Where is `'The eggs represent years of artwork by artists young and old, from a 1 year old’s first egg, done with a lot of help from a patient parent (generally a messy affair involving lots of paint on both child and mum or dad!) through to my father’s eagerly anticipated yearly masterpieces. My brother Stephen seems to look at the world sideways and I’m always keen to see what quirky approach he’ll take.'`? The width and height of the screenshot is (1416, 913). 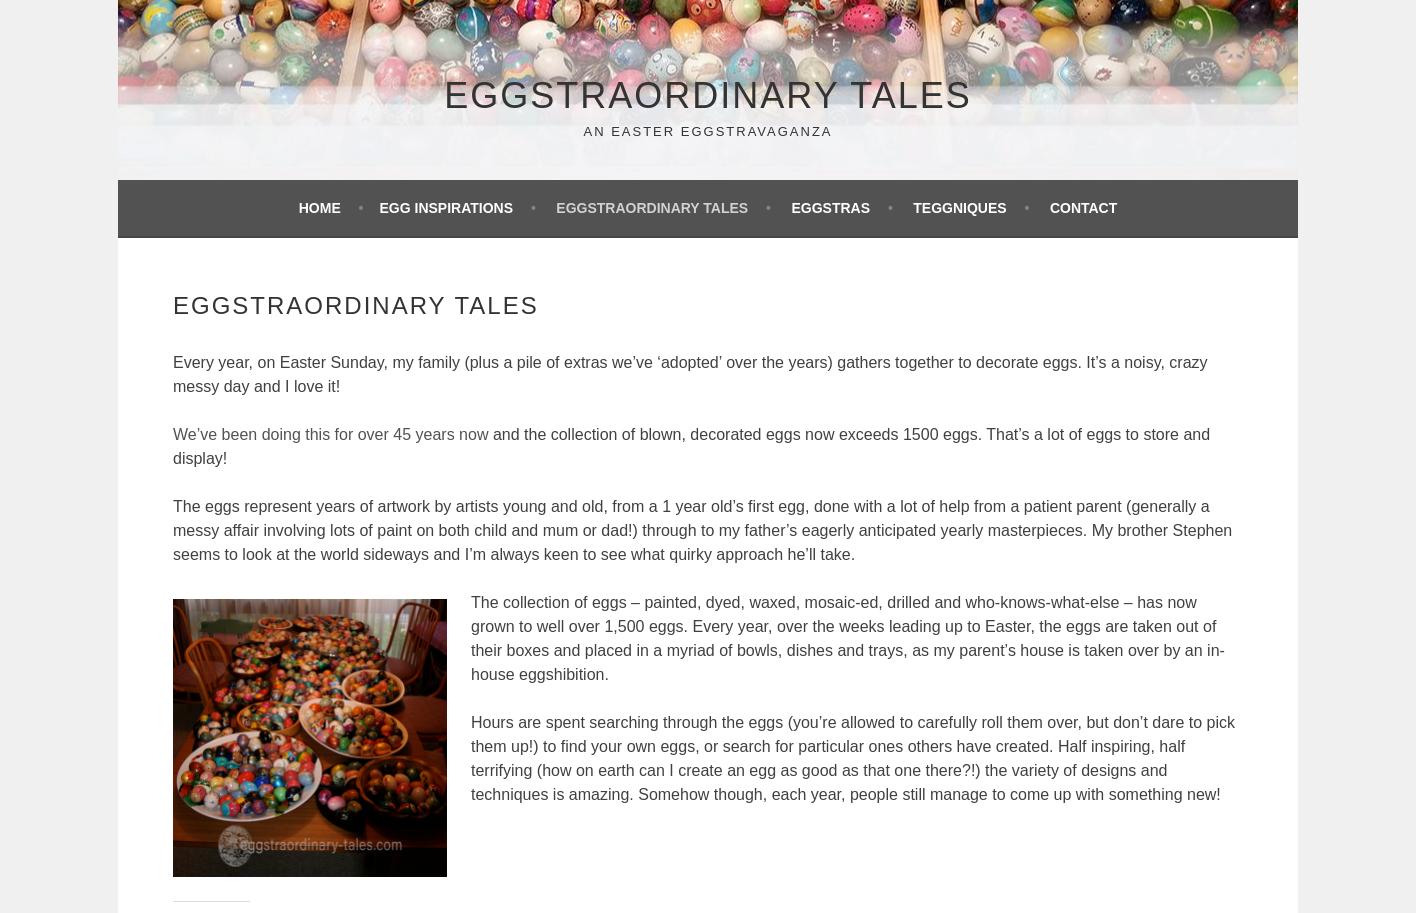
'The eggs represent years of artwork by artists young and old, from a 1 year old’s first egg, done with a lot of help from a patient parent (generally a messy affair involving lots of paint on both child and mum or dad!) through to my father’s eagerly anticipated yearly masterpieces. My brother Stephen seems to look at the world sideways and I’m always keen to see what quirky approach he’ll take.' is located at coordinates (701, 529).